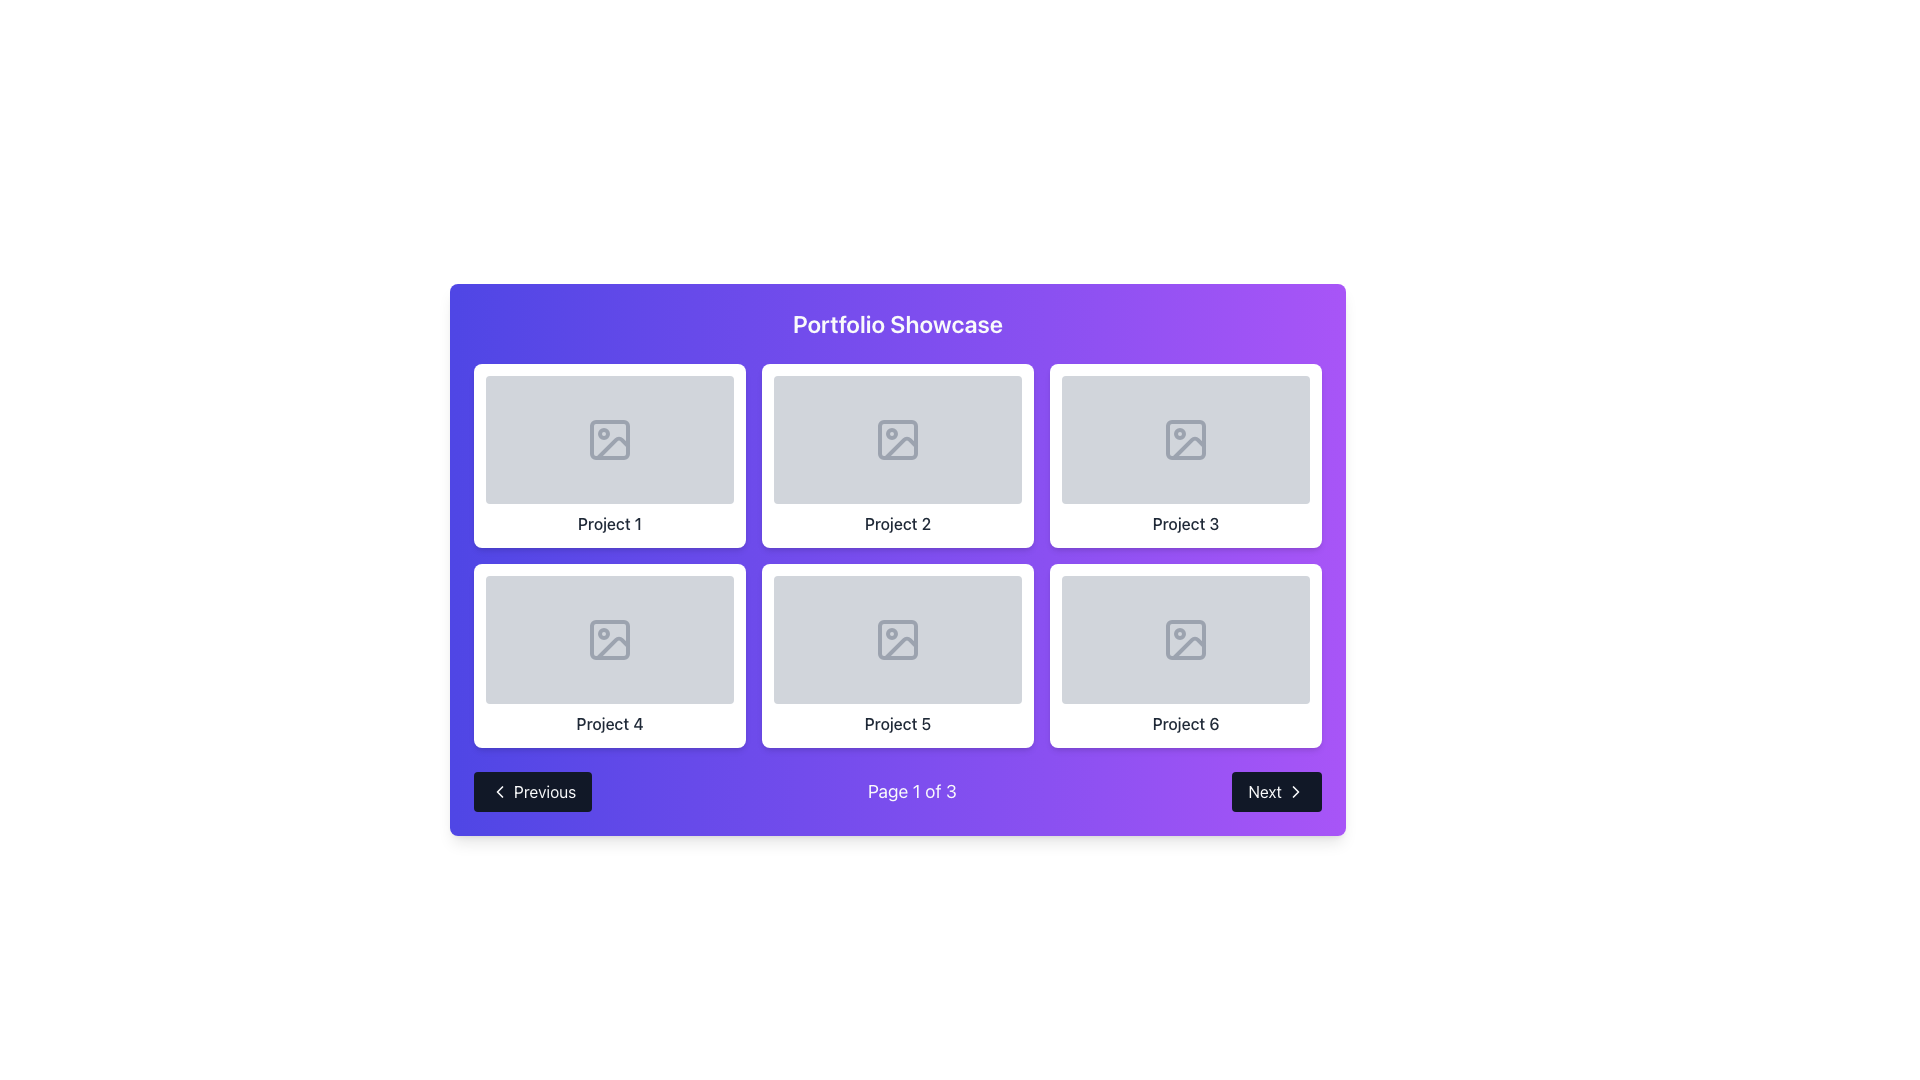  Describe the element at coordinates (1296, 790) in the screenshot. I see `the right-facing arrow icon of the 'Next' button` at that location.